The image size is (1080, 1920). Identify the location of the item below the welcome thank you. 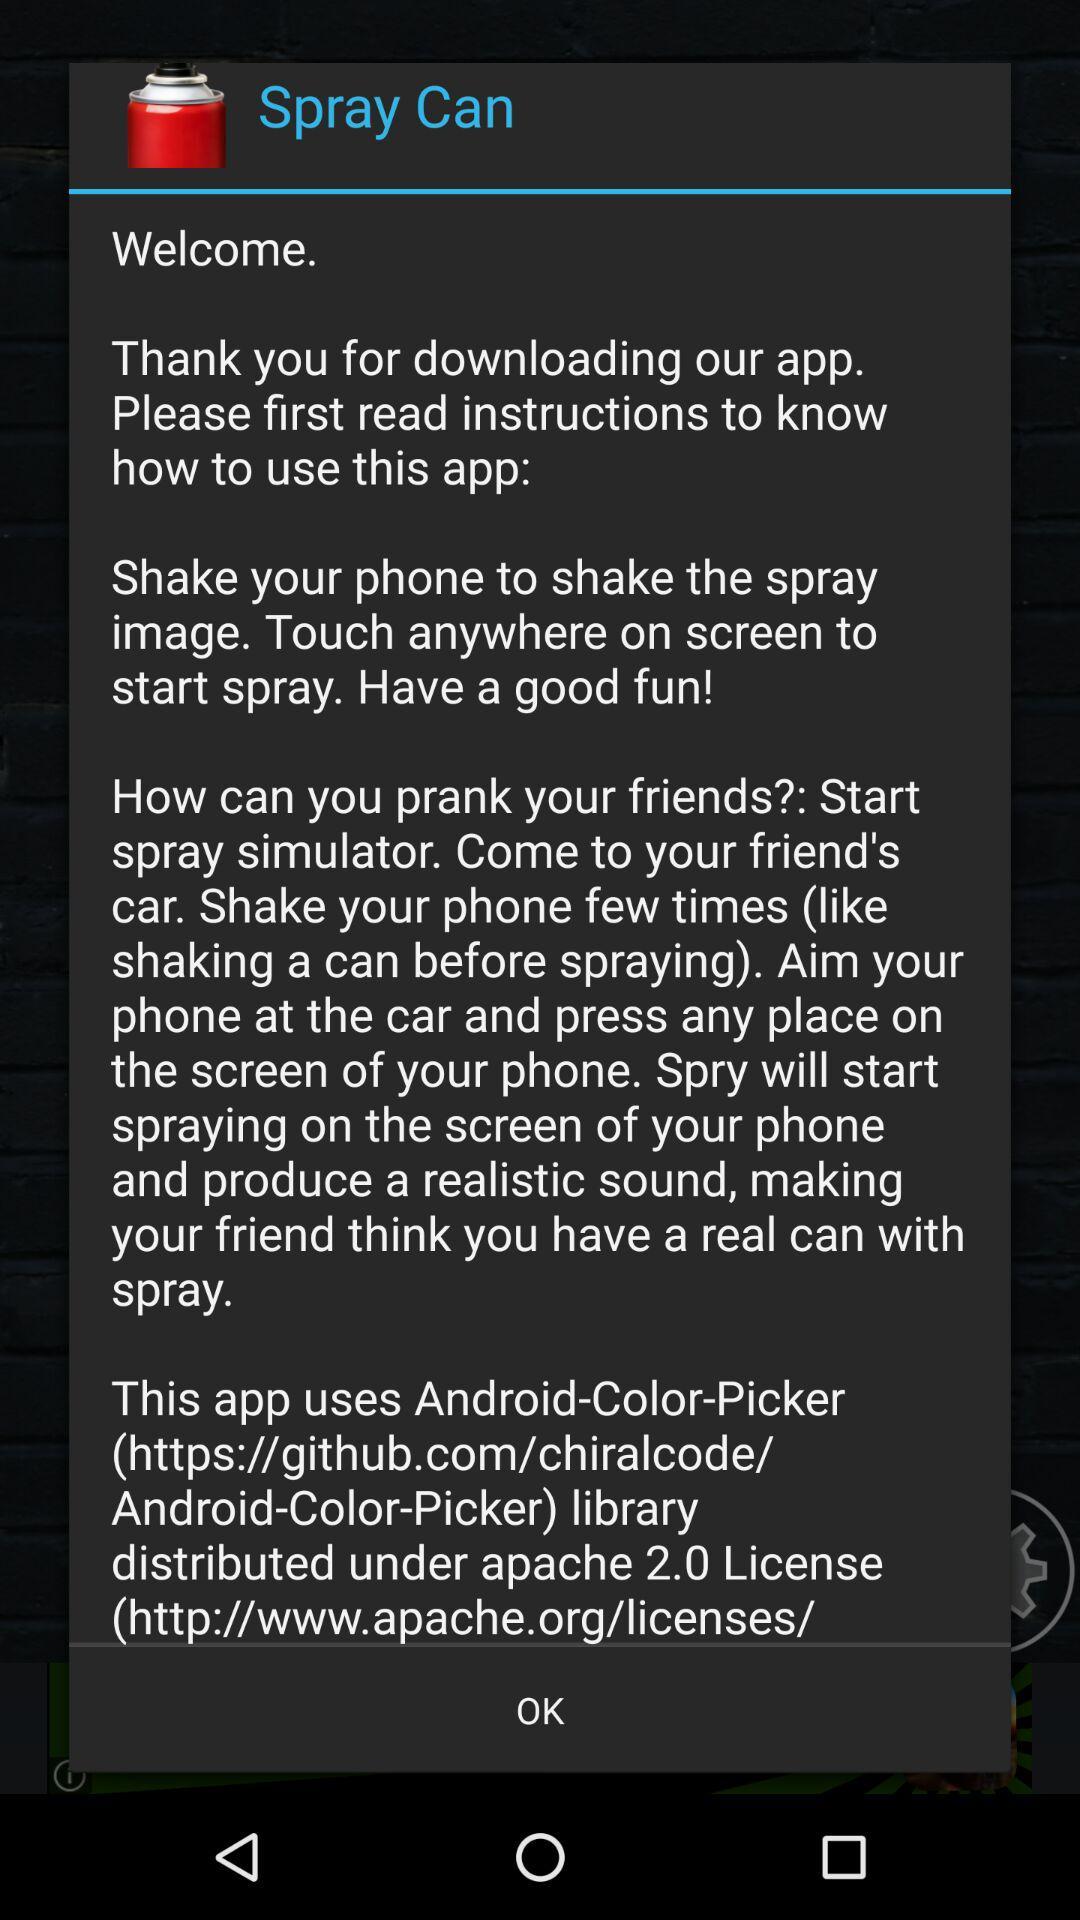
(540, 1708).